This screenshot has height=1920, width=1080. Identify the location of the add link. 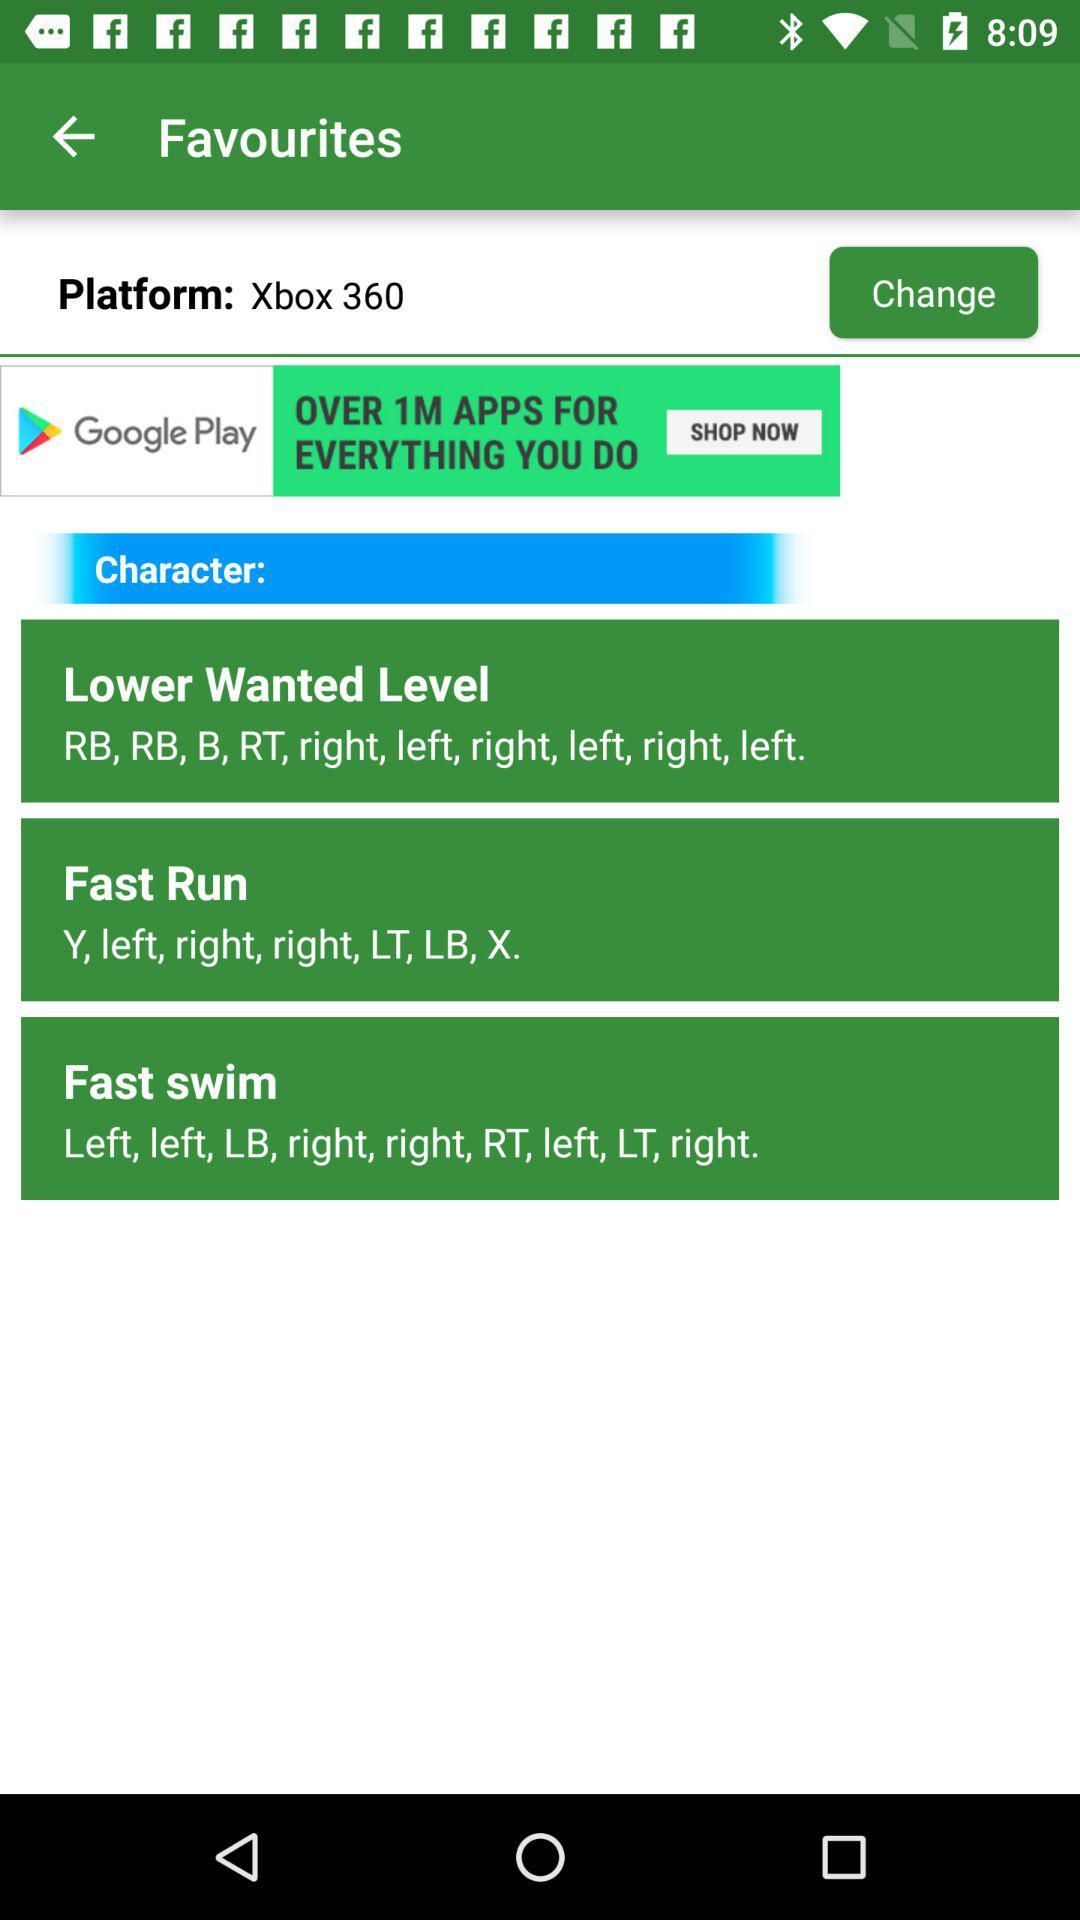
(540, 429).